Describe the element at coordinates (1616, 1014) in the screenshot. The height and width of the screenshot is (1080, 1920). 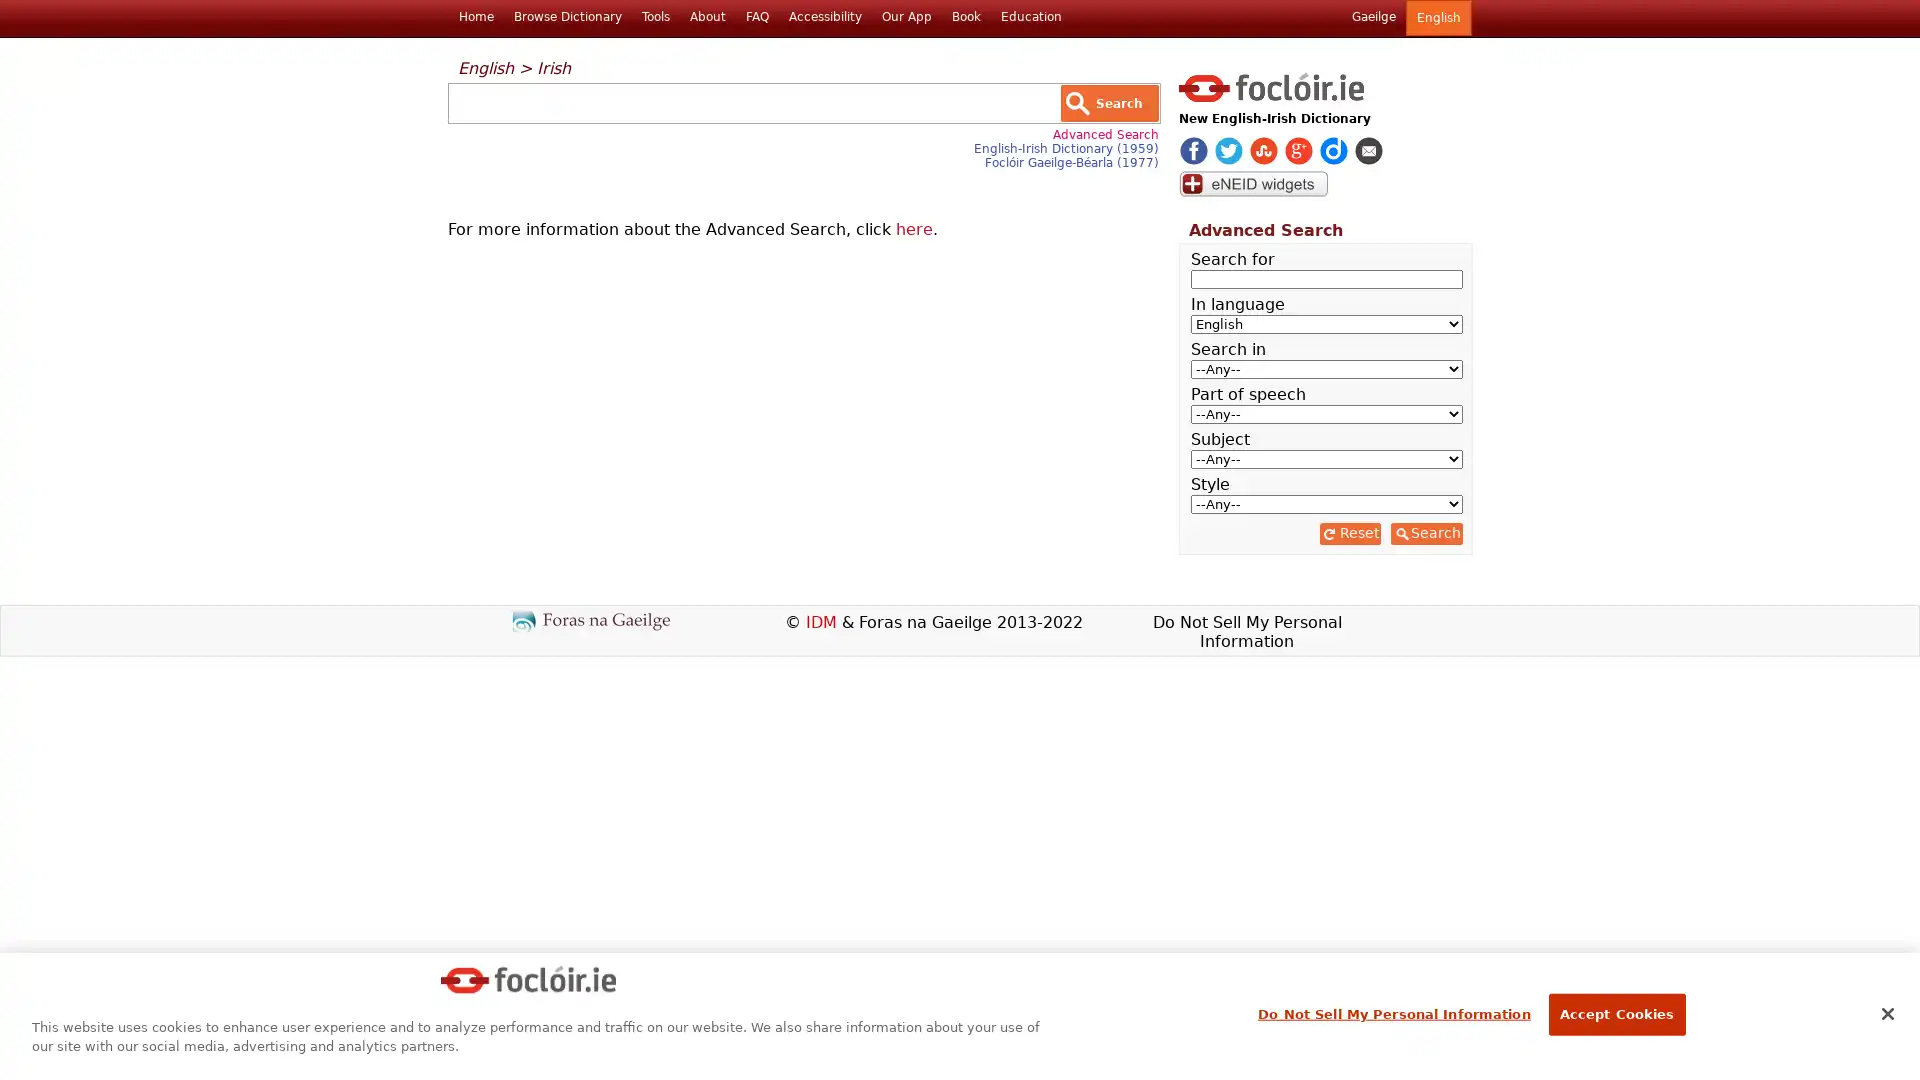
I see `Accept Cookies` at that location.